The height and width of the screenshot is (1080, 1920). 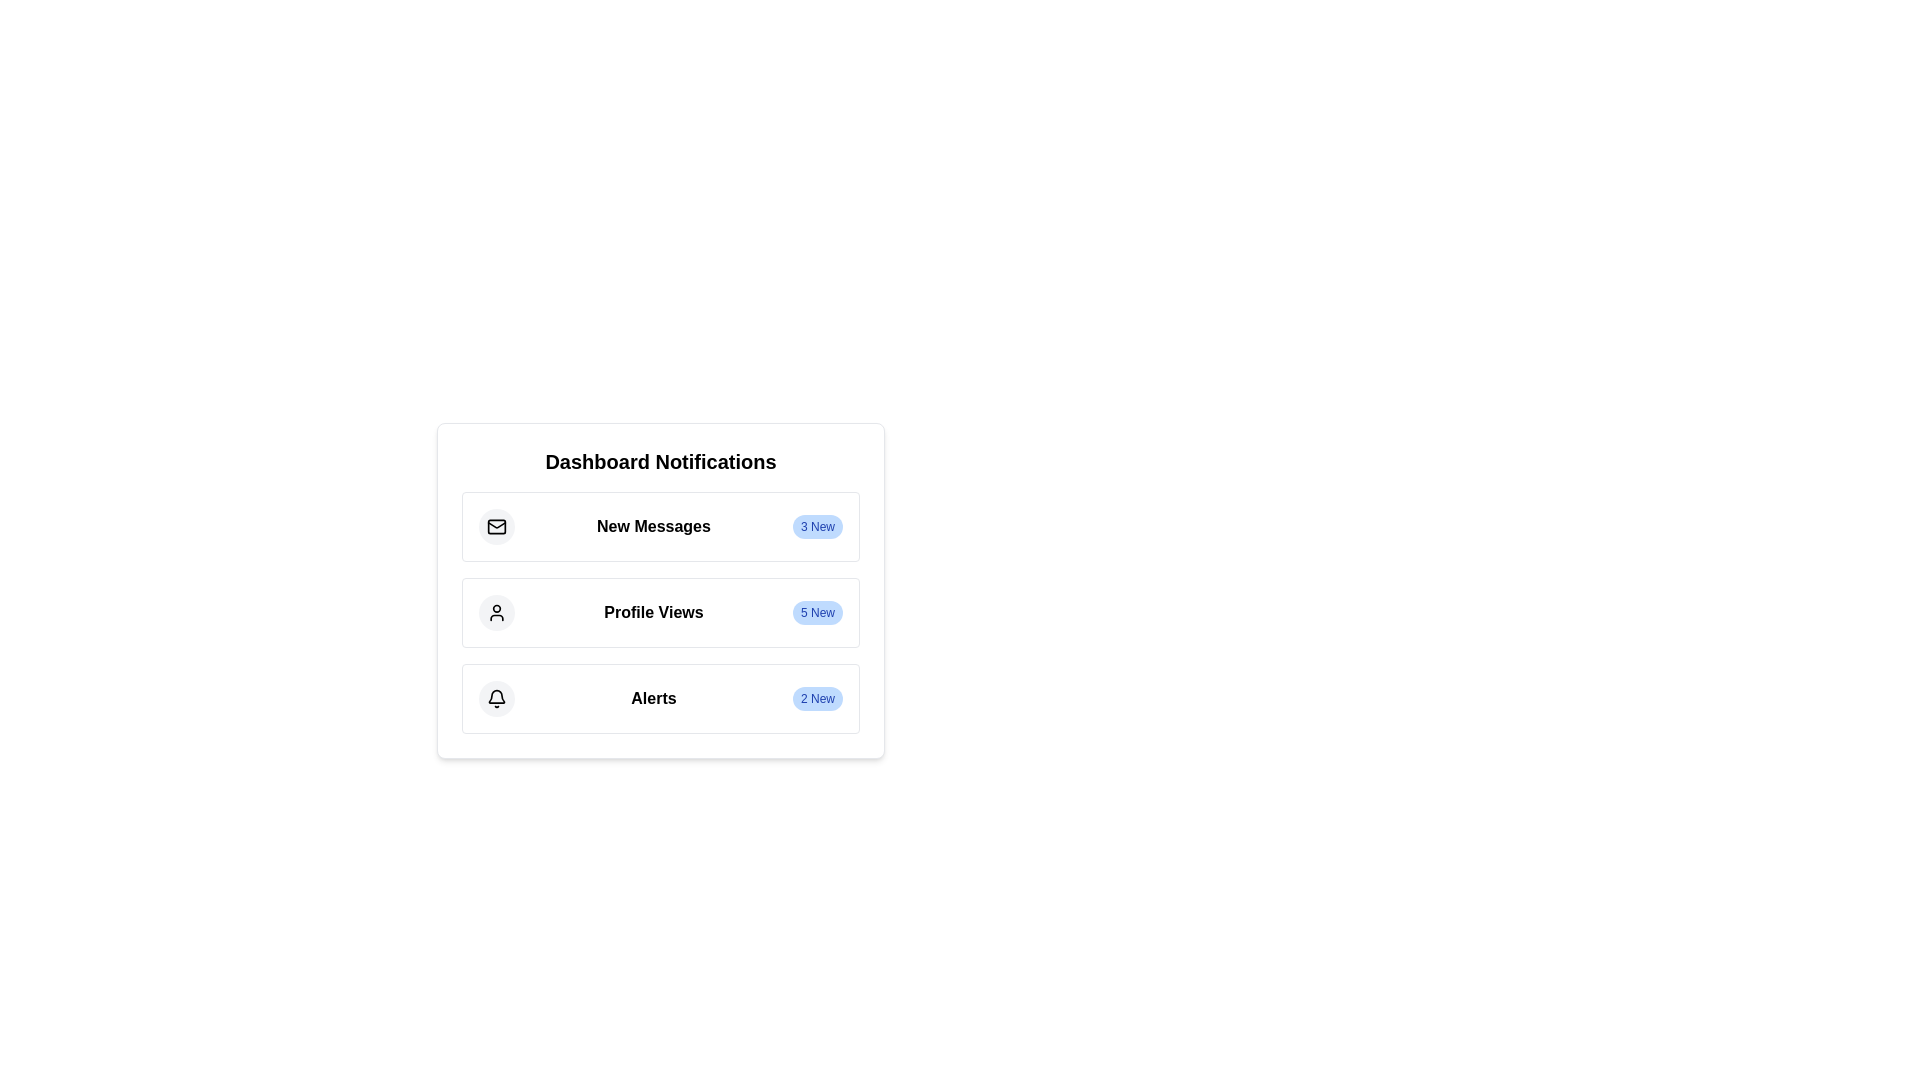 What do you see at coordinates (661, 612) in the screenshot?
I see `the Notification Item displaying 'Profile Views' with 5 new views, located between 'New Messages' and 'Alerts'` at bounding box center [661, 612].